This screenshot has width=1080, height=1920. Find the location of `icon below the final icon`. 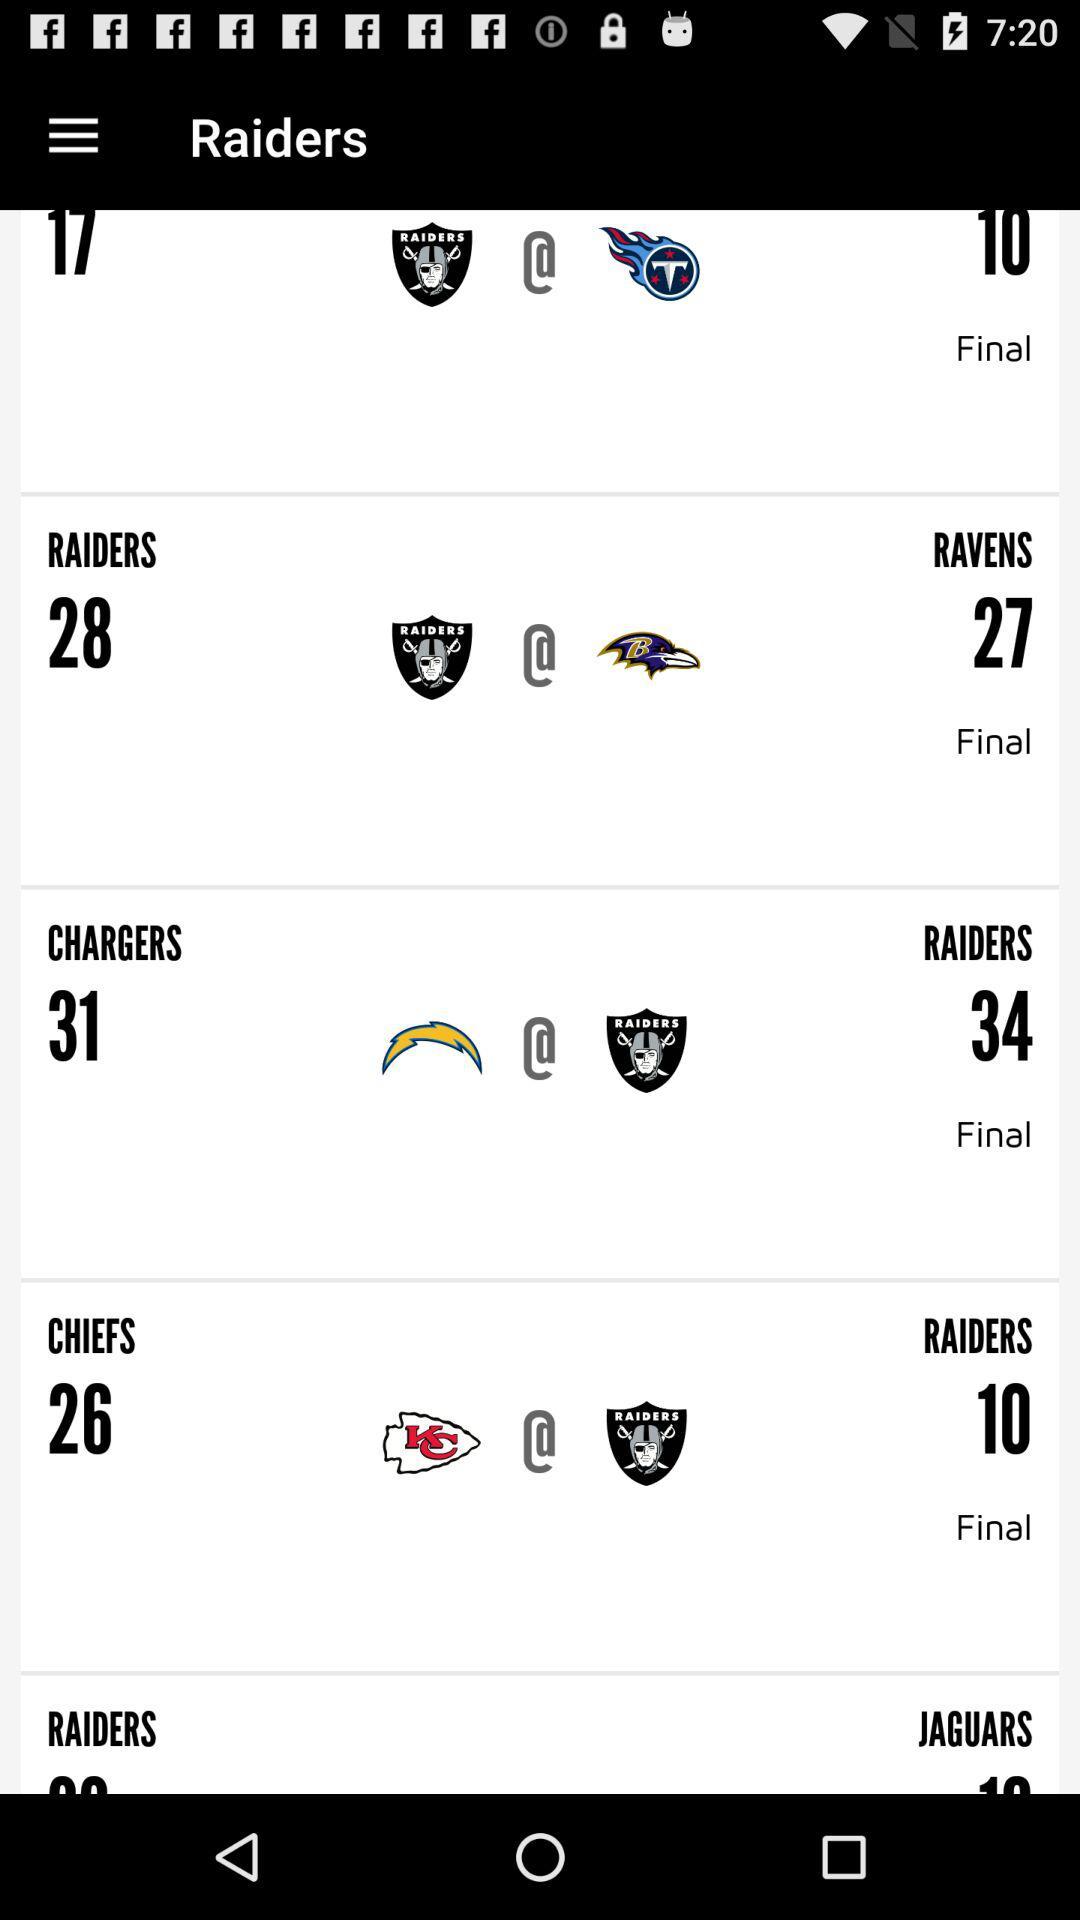

icon below the final icon is located at coordinates (540, 494).